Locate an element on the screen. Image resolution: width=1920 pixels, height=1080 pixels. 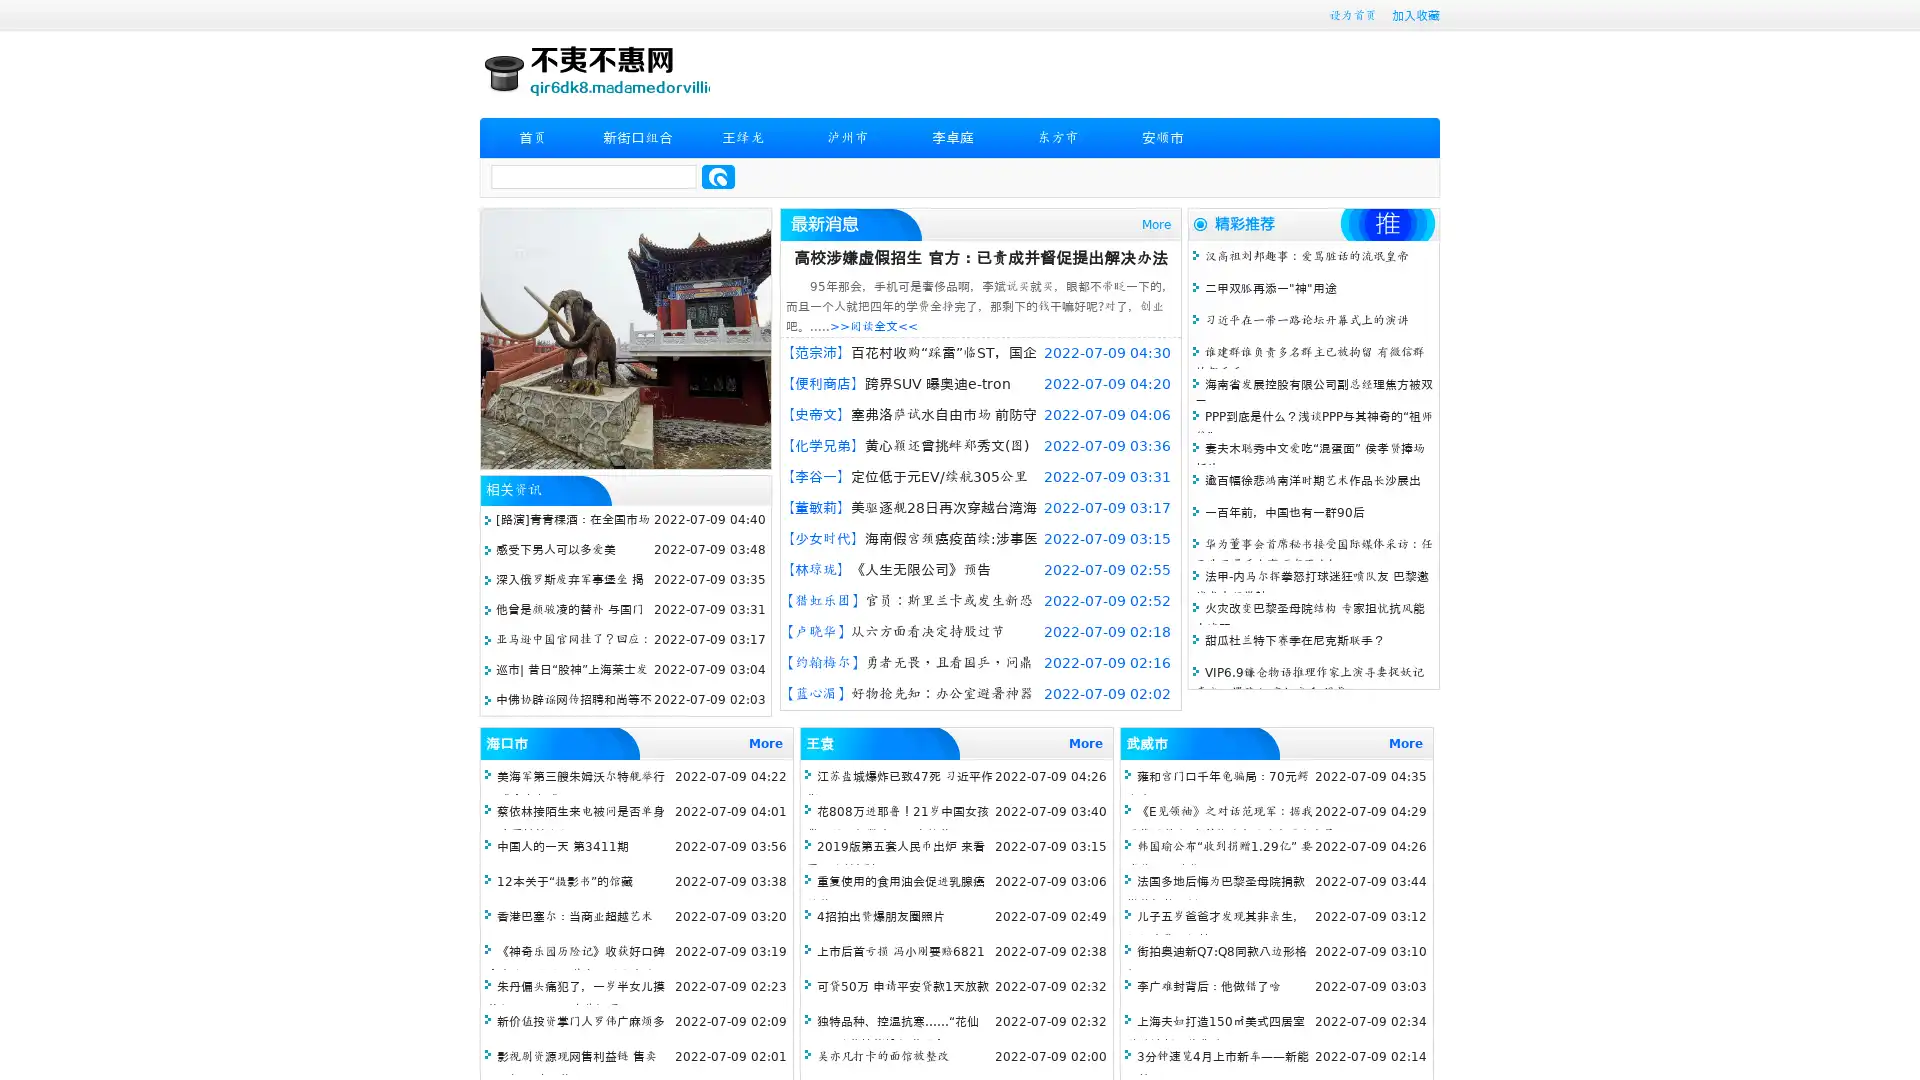
Search is located at coordinates (718, 176).